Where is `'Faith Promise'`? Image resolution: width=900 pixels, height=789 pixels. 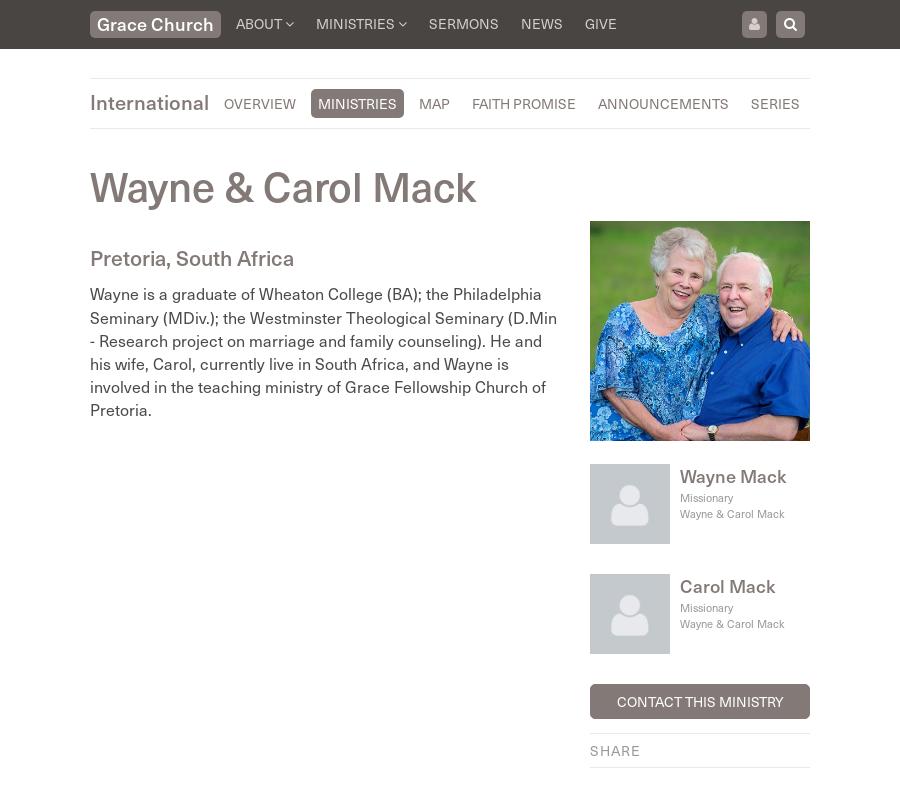
'Faith Promise' is located at coordinates (522, 103).